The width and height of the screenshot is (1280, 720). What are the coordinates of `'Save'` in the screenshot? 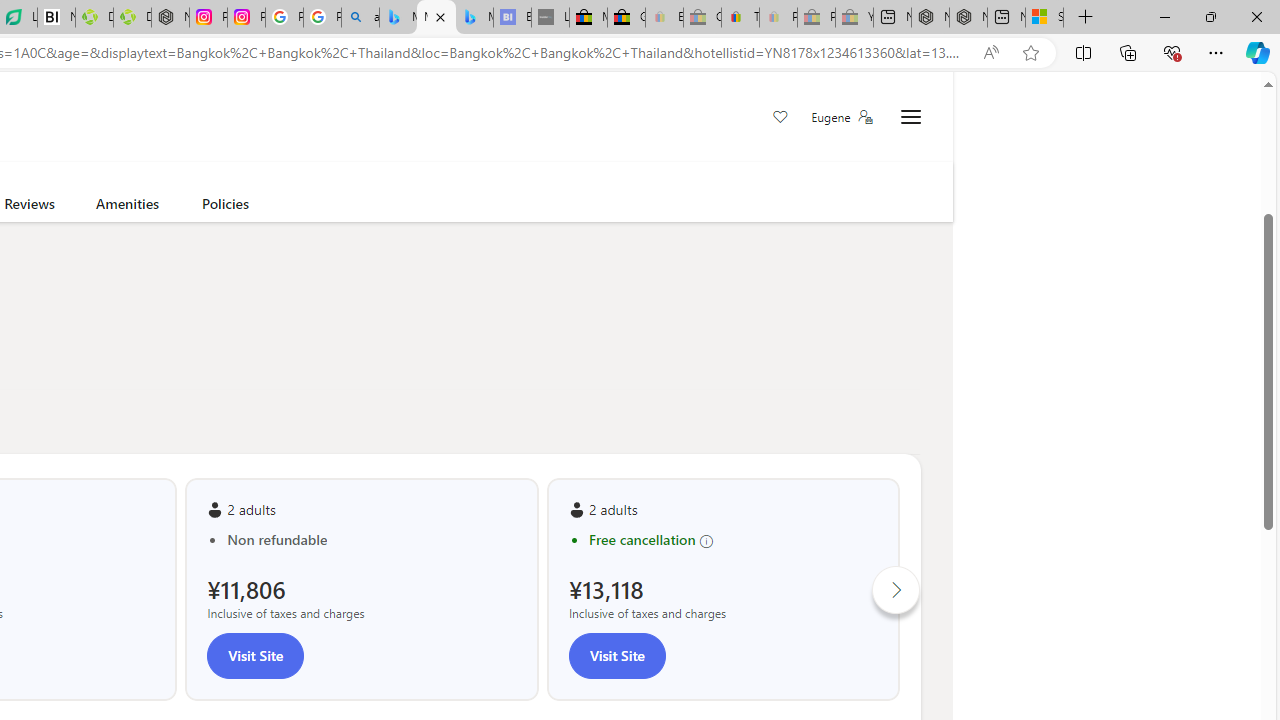 It's located at (779, 118).